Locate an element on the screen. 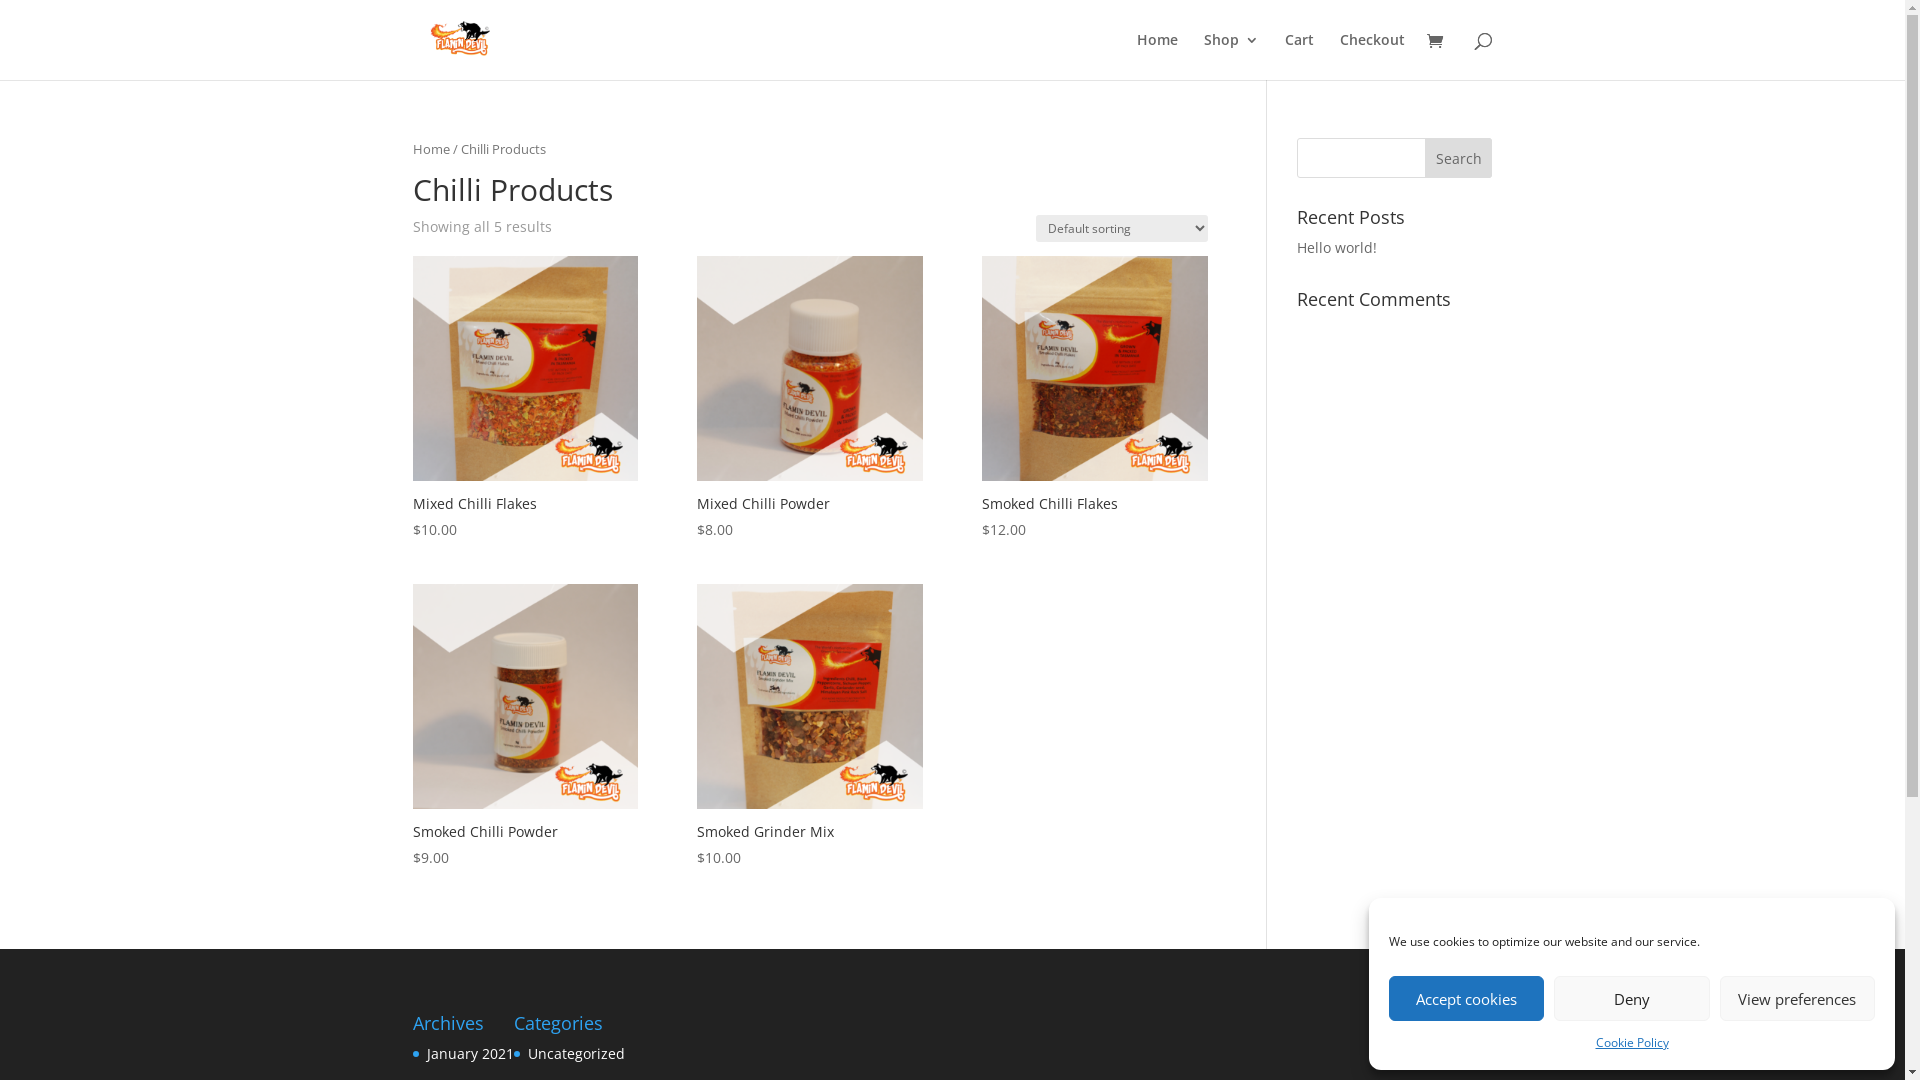 Image resolution: width=1920 pixels, height=1080 pixels. 'Smoked Chilli Flakes is located at coordinates (1093, 398).